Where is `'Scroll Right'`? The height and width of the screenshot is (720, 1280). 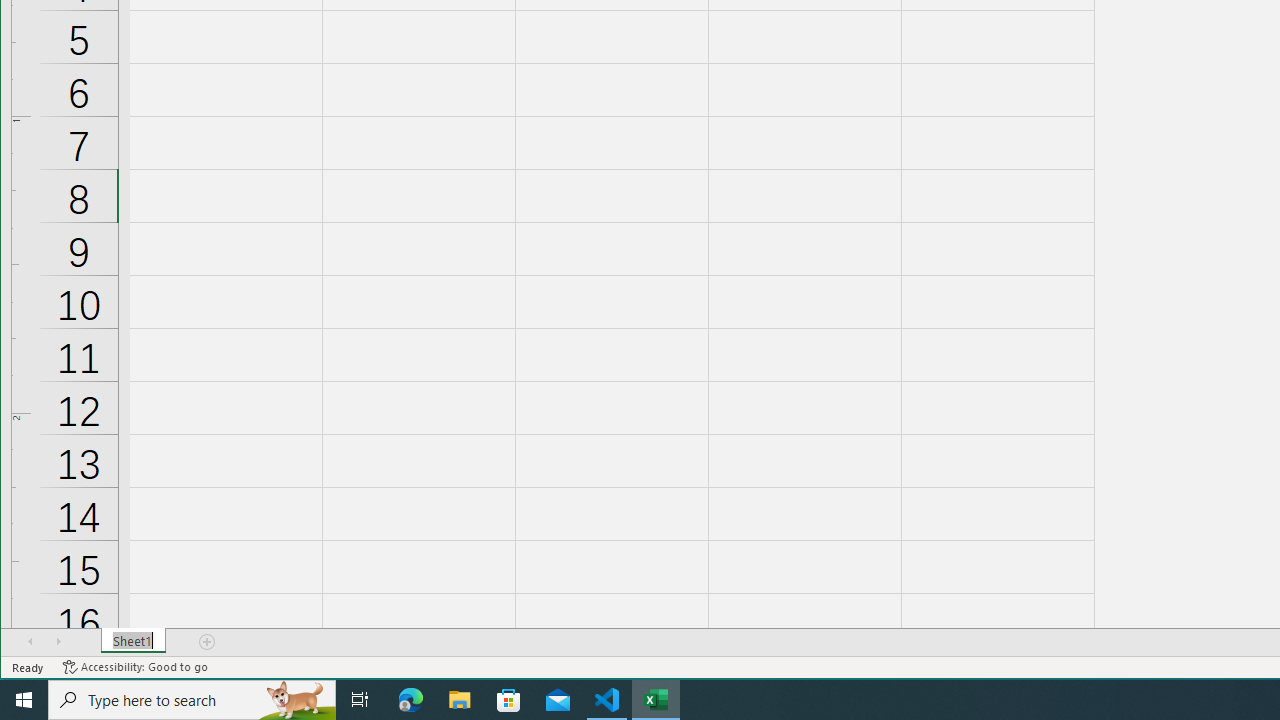 'Scroll Right' is located at coordinates (58, 641).